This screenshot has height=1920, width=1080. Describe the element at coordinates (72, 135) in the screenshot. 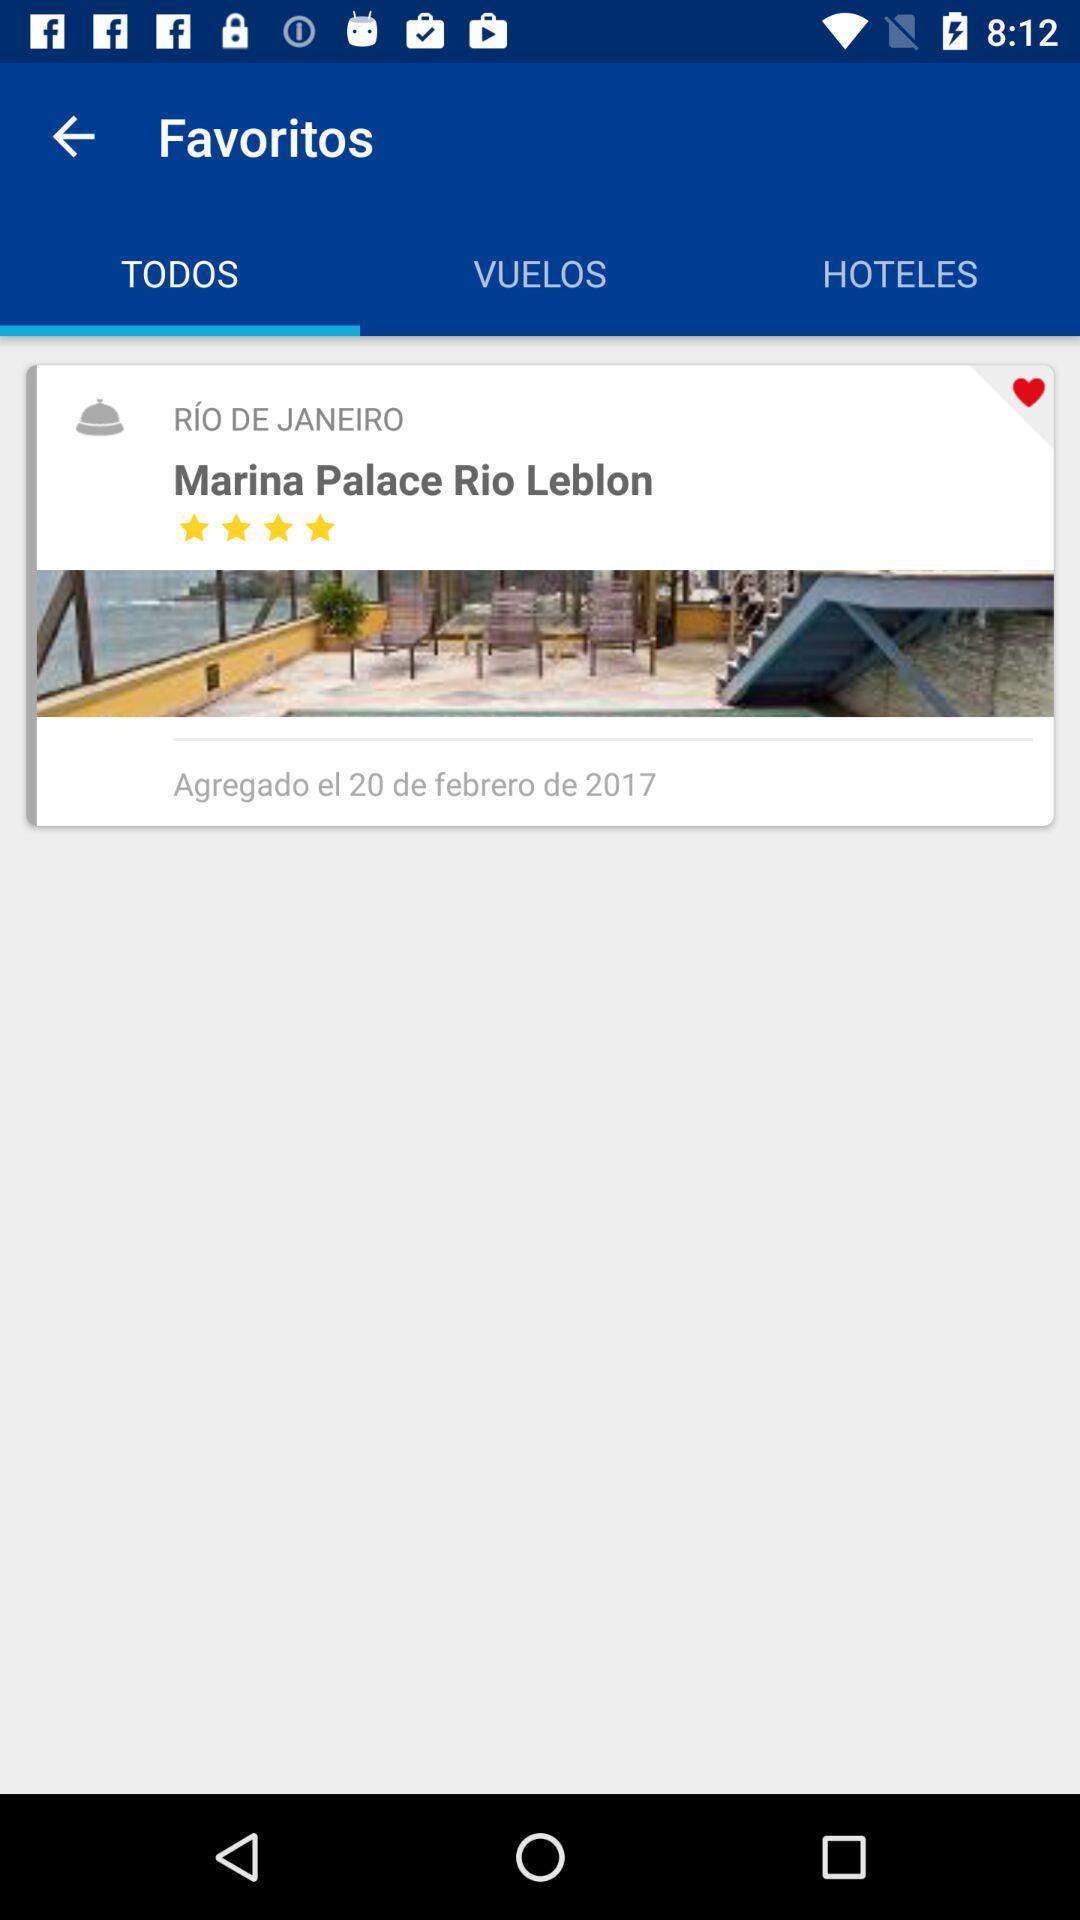

I see `the icon above todos` at that location.